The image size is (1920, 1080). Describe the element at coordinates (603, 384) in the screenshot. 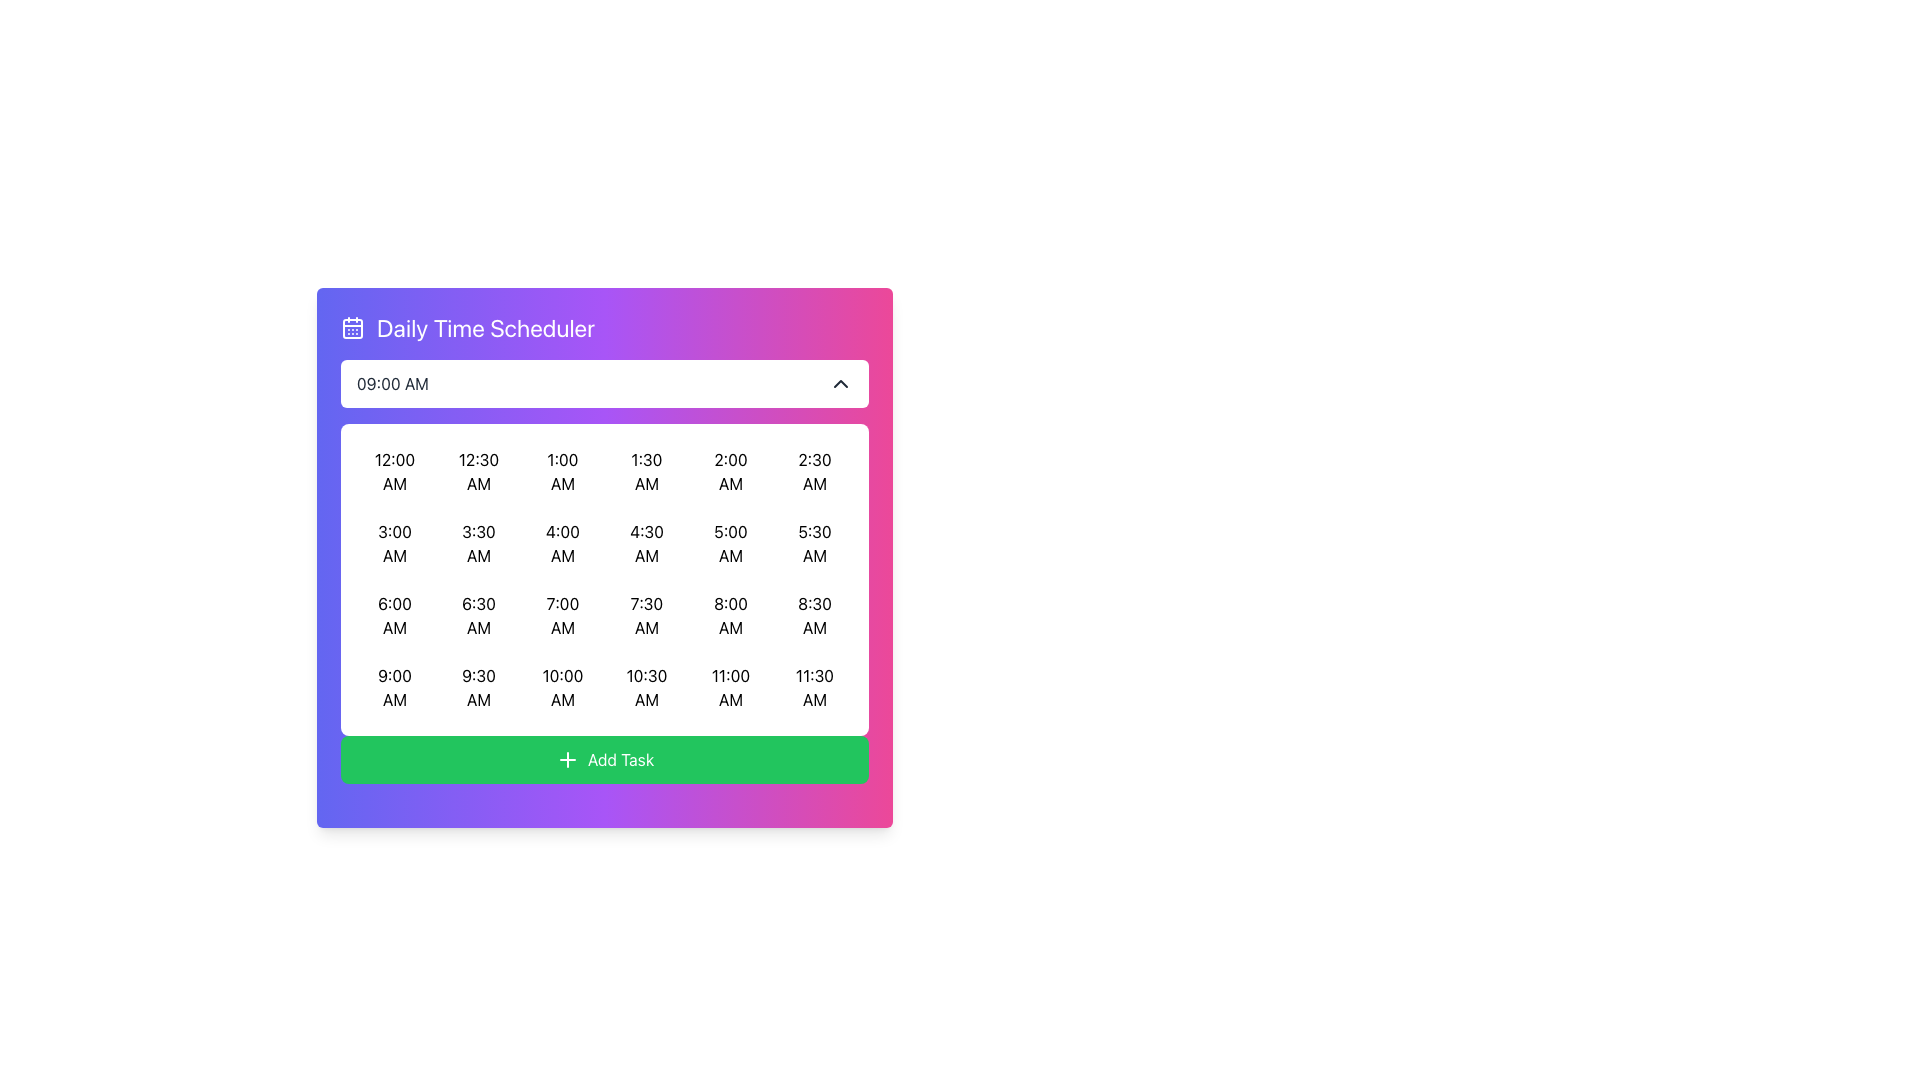

I see `the dropdown menu labeled '09:00 AM'` at that location.